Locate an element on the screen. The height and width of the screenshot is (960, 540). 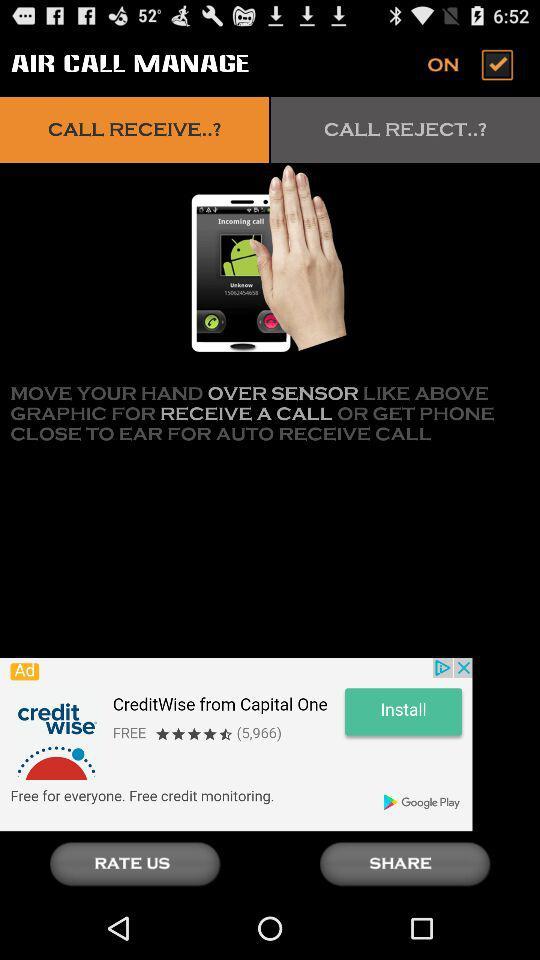
share the app is located at coordinates (405, 863).